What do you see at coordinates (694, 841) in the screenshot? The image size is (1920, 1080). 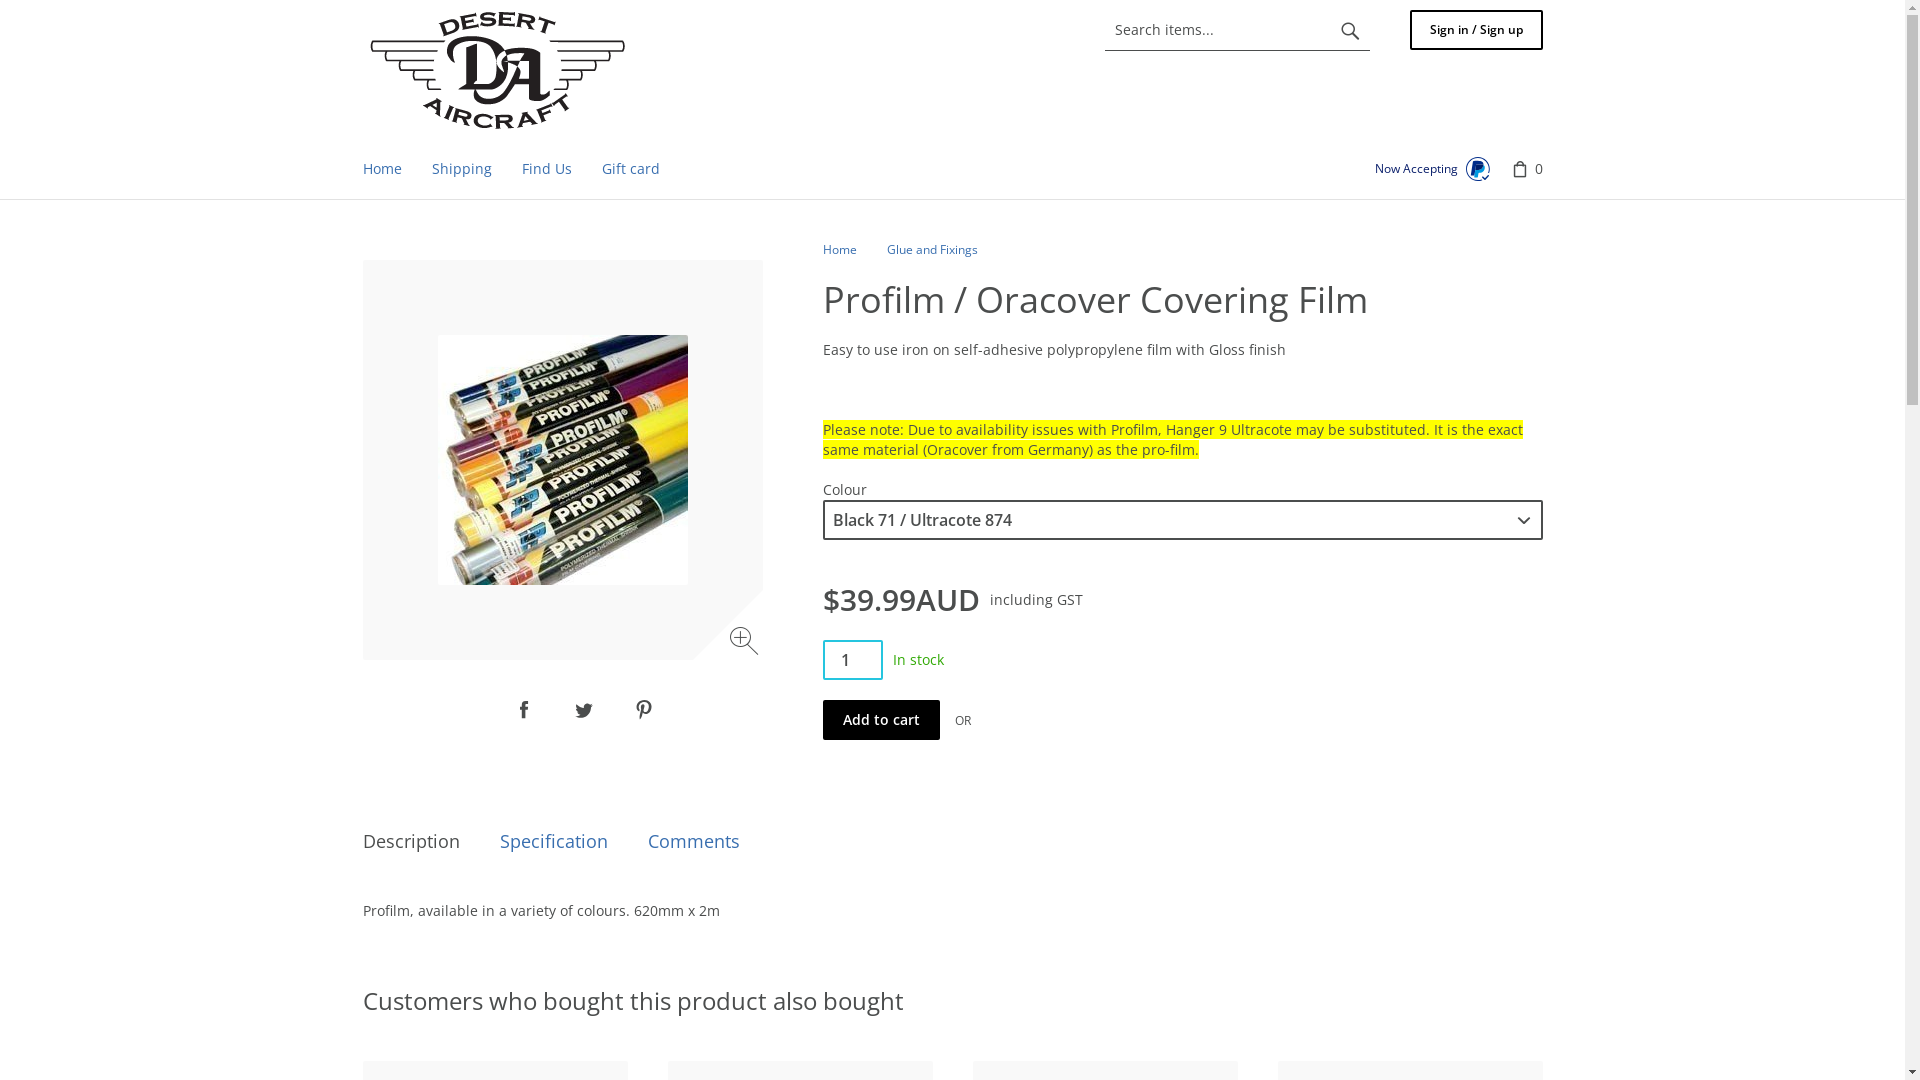 I see `'Comments'` at bounding box center [694, 841].